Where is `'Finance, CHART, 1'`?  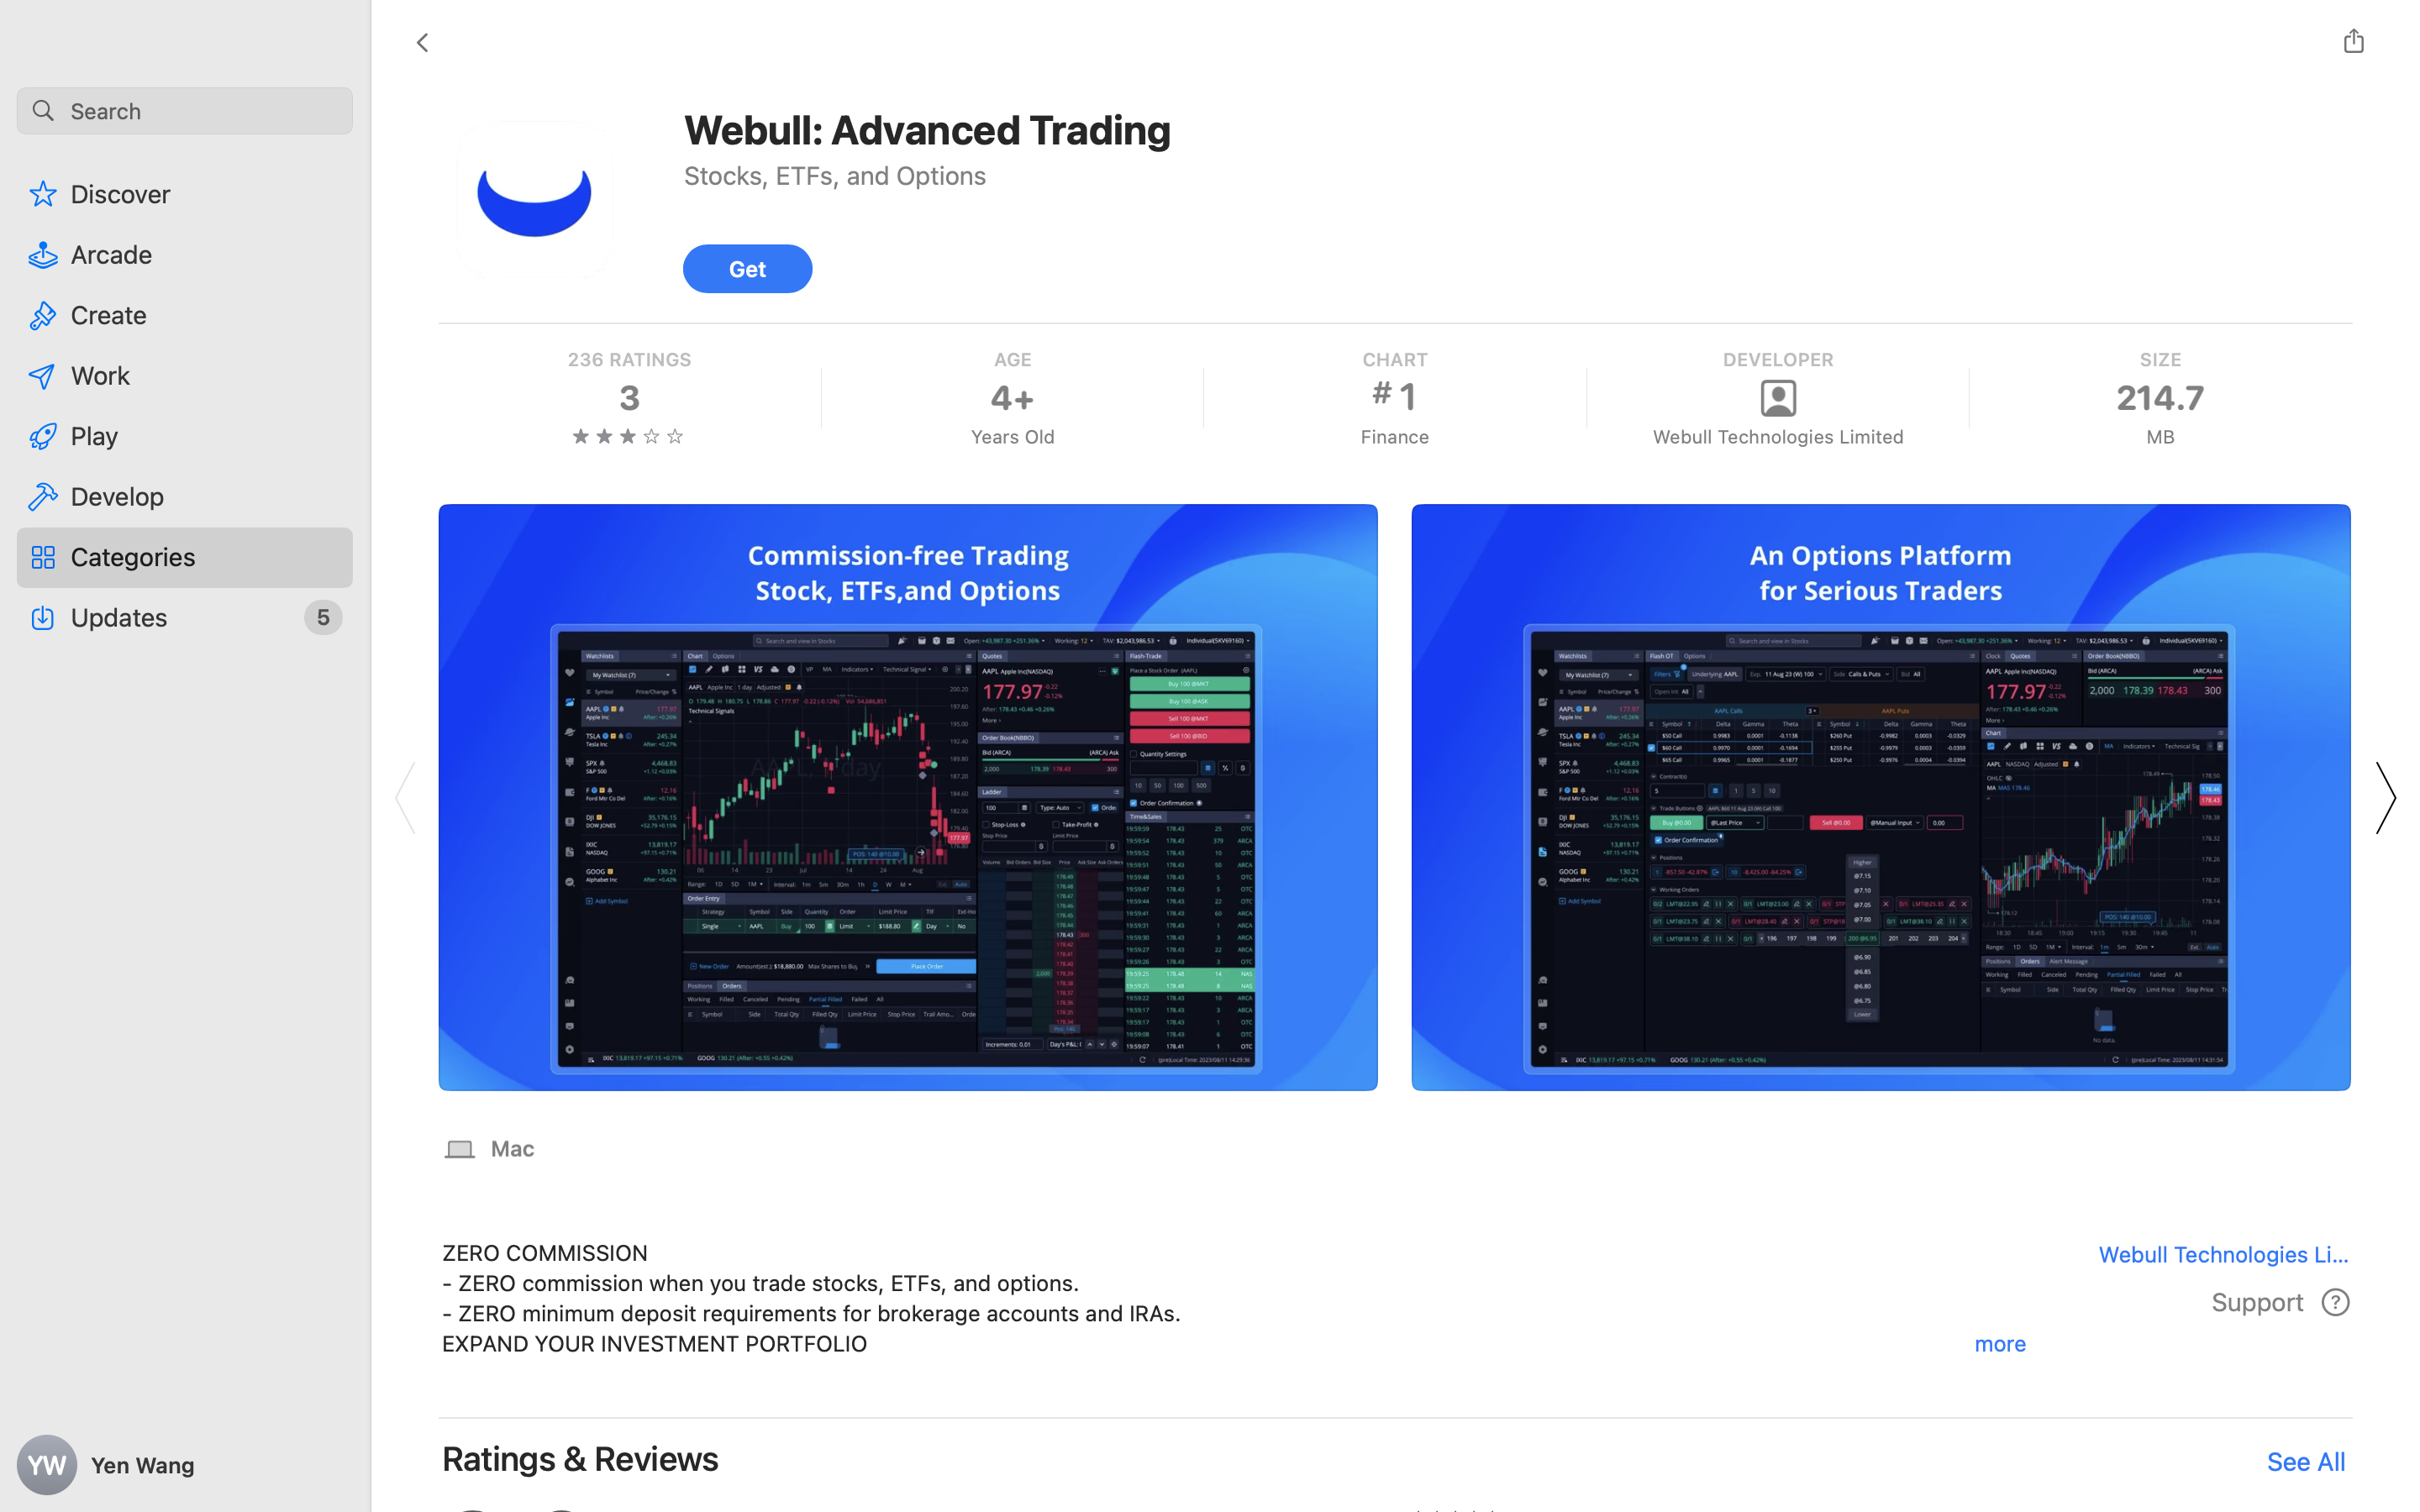
'Finance, CHART, 1' is located at coordinates (1392, 396).